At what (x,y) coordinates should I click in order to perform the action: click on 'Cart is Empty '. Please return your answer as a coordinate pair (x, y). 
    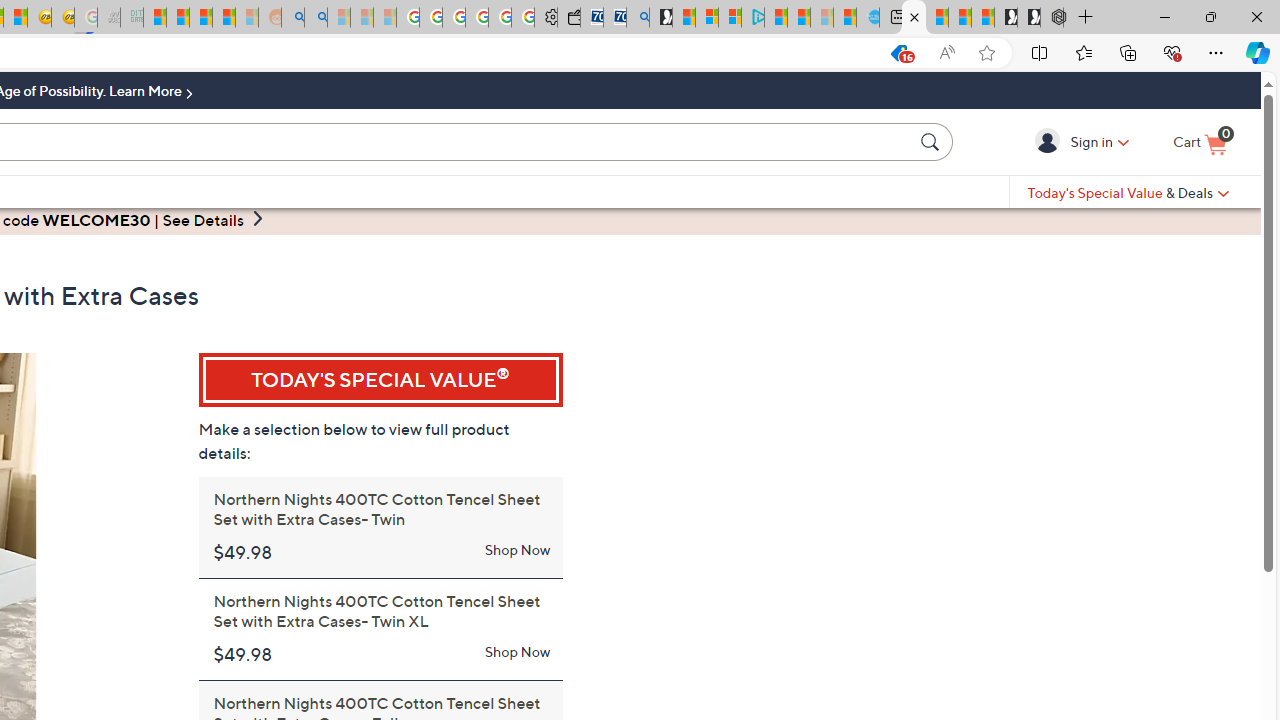
    Looking at the image, I should click on (1200, 142).